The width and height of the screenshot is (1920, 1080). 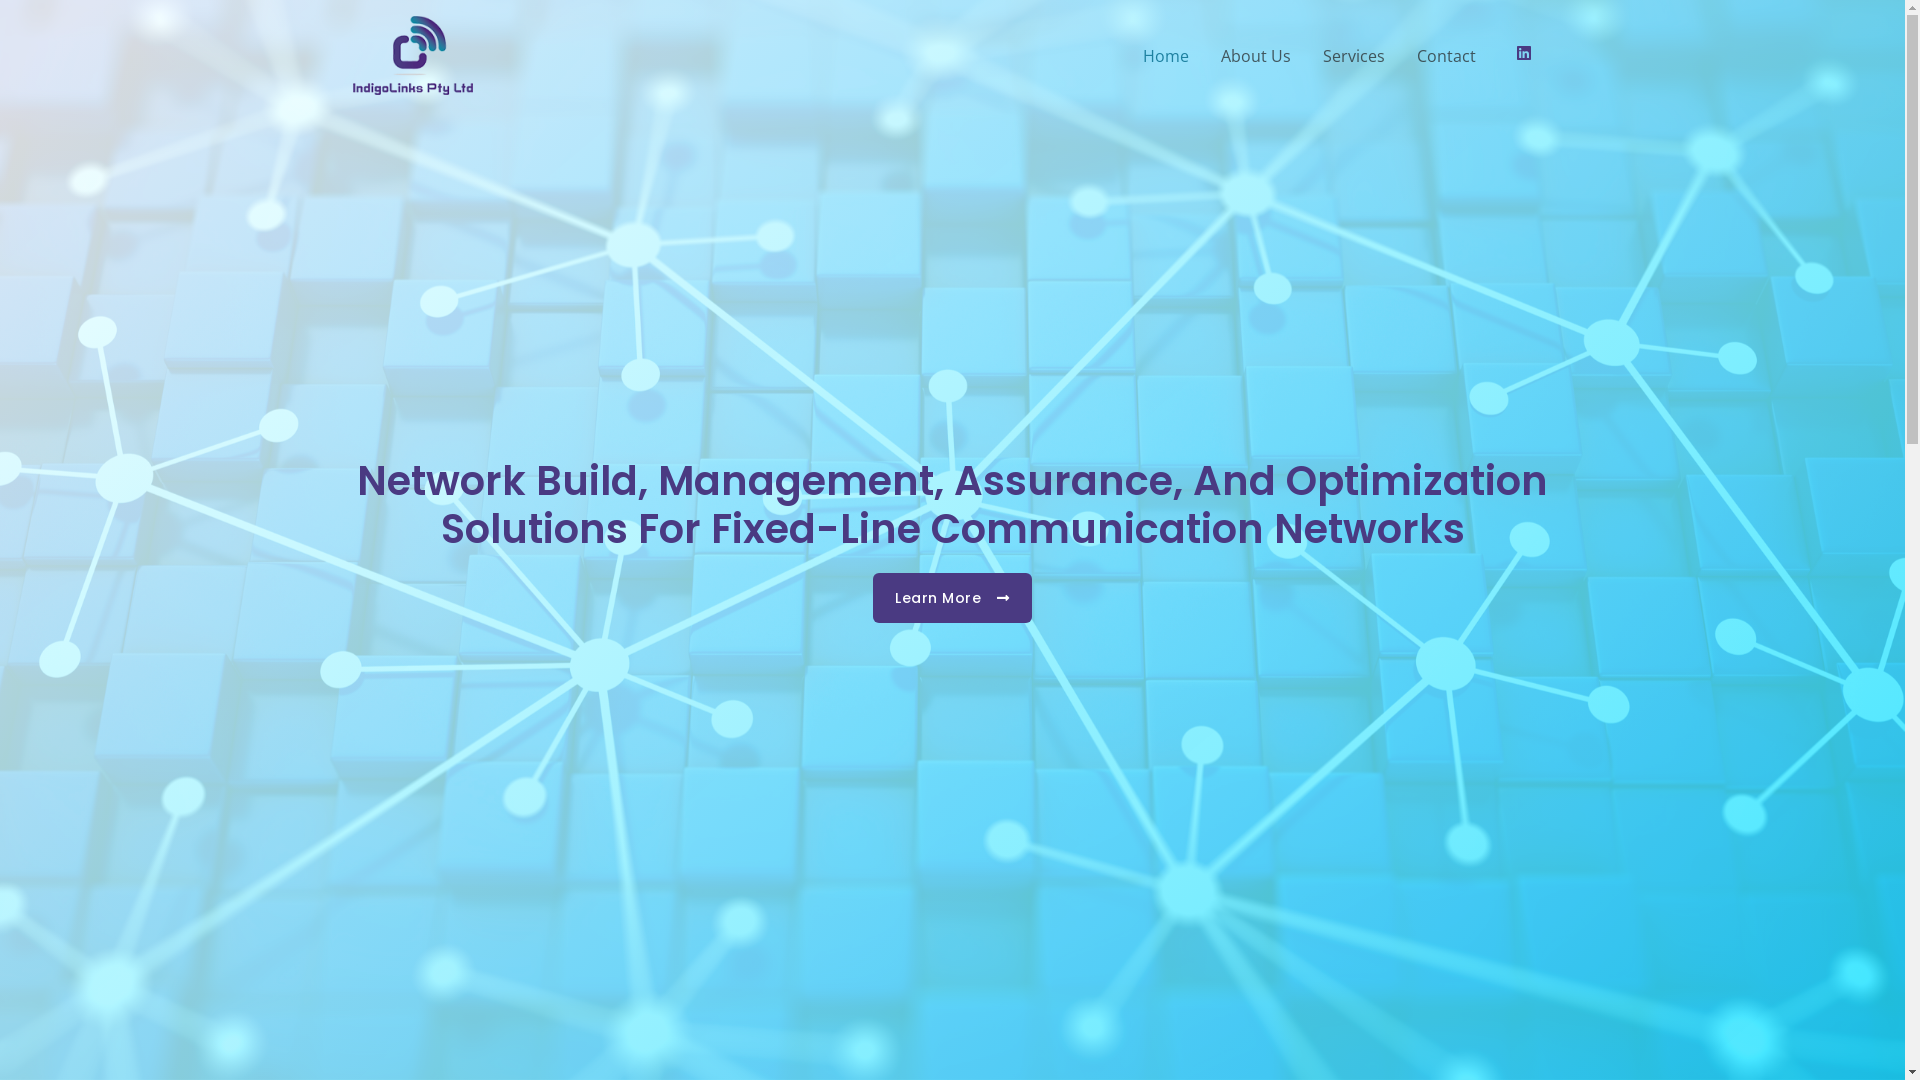 What do you see at coordinates (1166, 55) in the screenshot?
I see `'Home'` at bounding box center [1166, 55].